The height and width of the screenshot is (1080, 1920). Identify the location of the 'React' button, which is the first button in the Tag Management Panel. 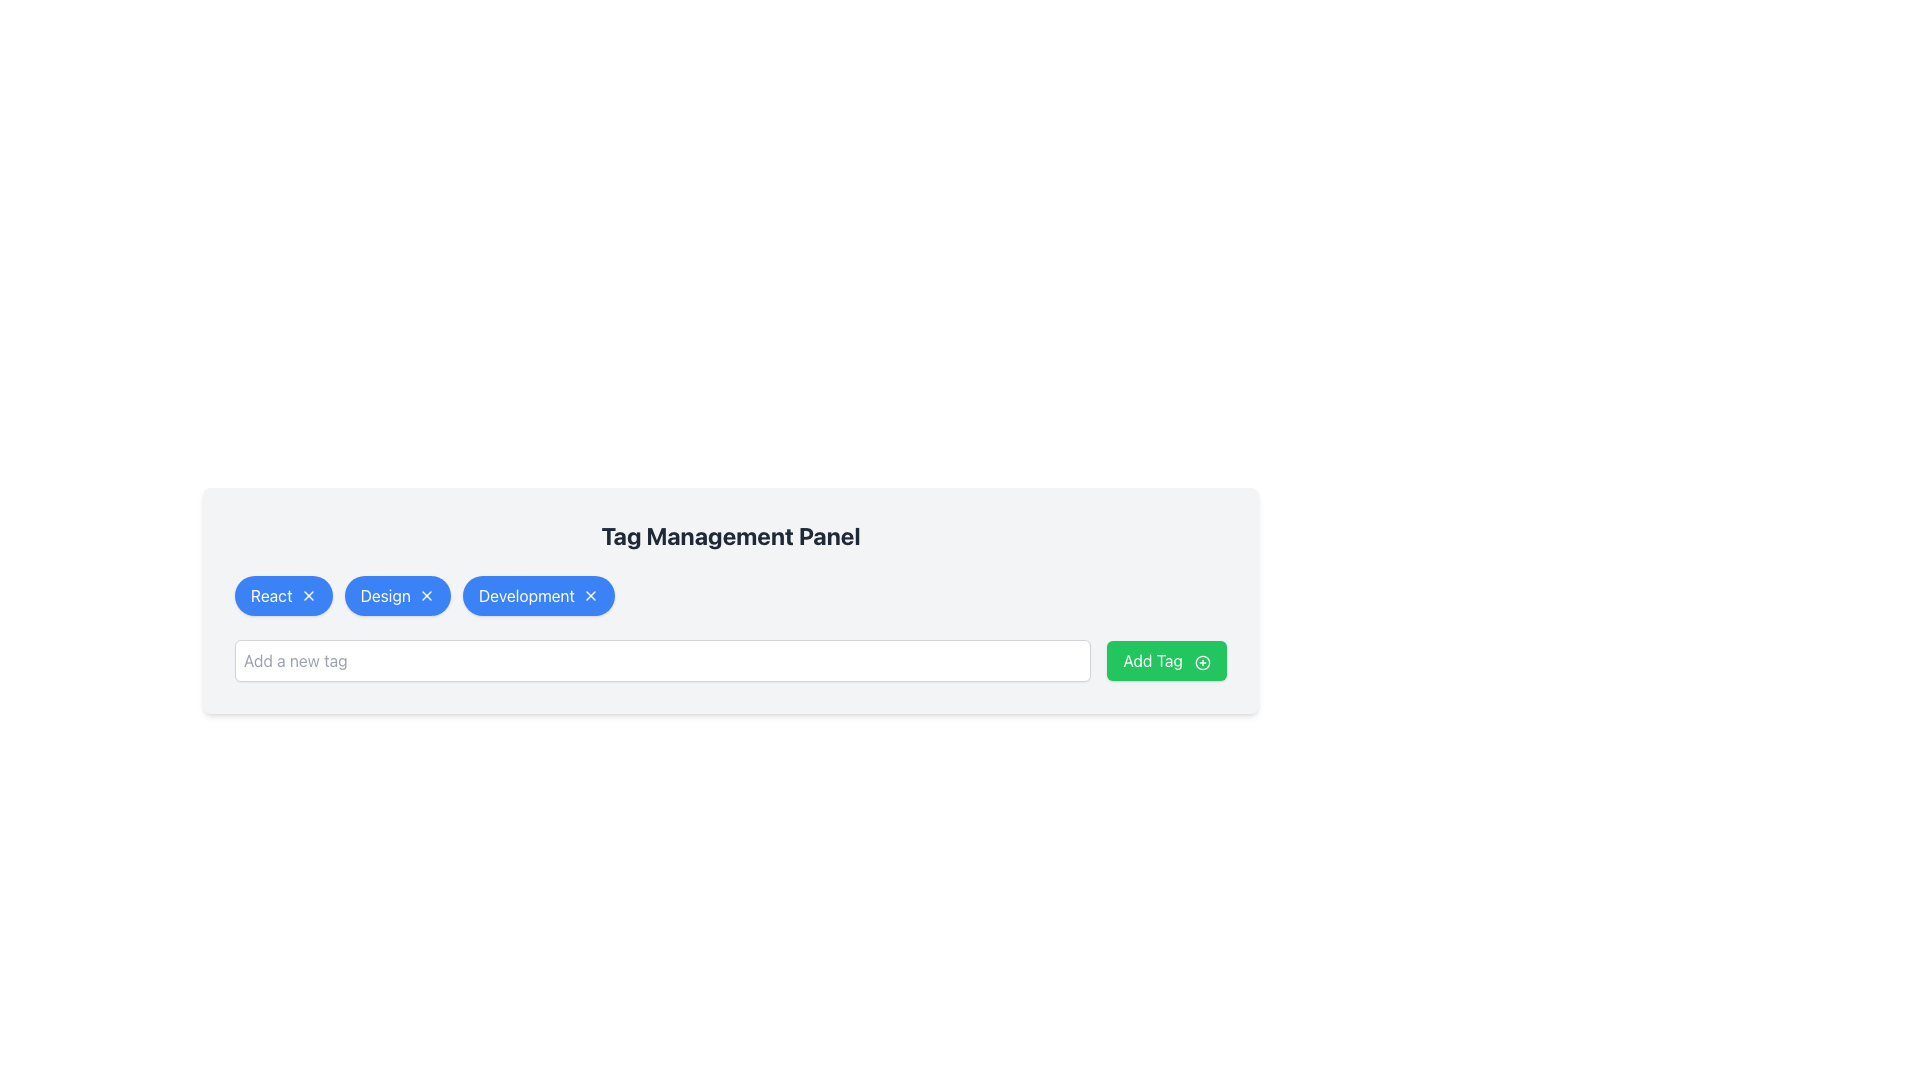
(282, 595).